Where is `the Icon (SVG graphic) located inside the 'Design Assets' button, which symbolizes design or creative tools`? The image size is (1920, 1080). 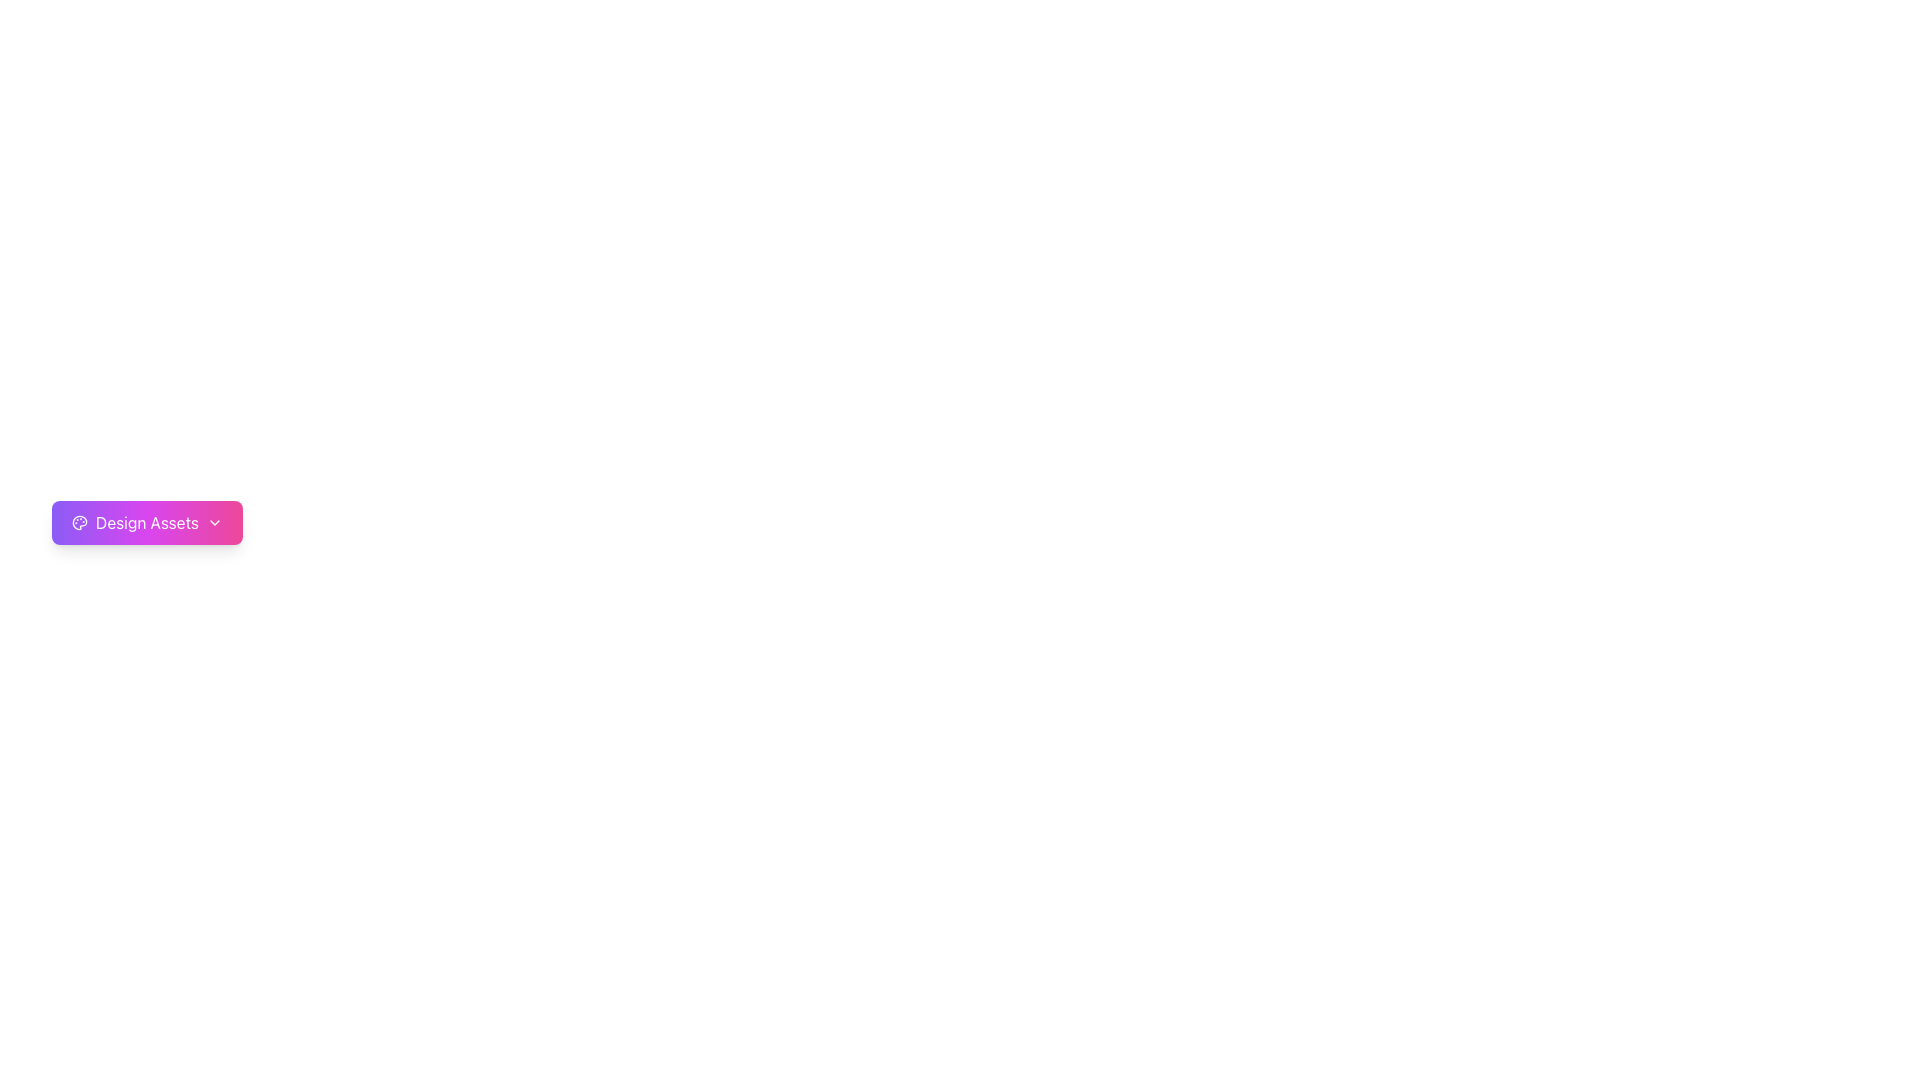
the Icon (SVG graphic) located inside the 'Design Assets' button, which symbolizes design or creative tools is located at coordinates (80, 522).